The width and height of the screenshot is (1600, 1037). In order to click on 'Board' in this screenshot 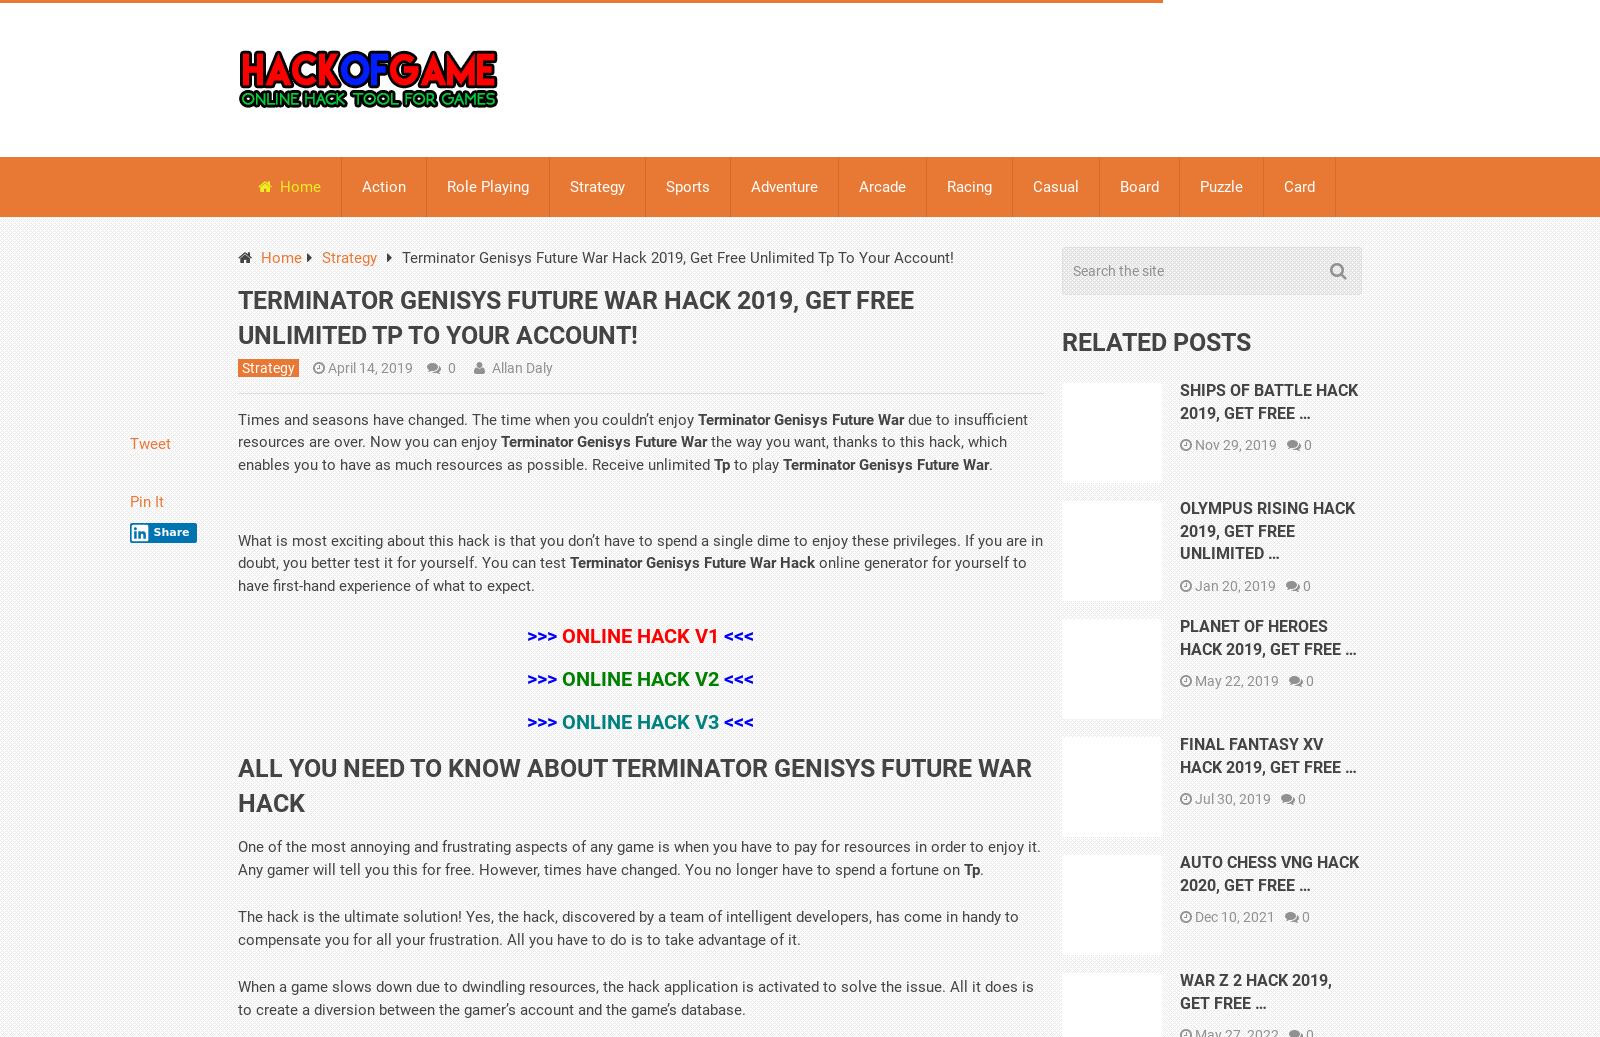, I will do `click(1120, 185)`.